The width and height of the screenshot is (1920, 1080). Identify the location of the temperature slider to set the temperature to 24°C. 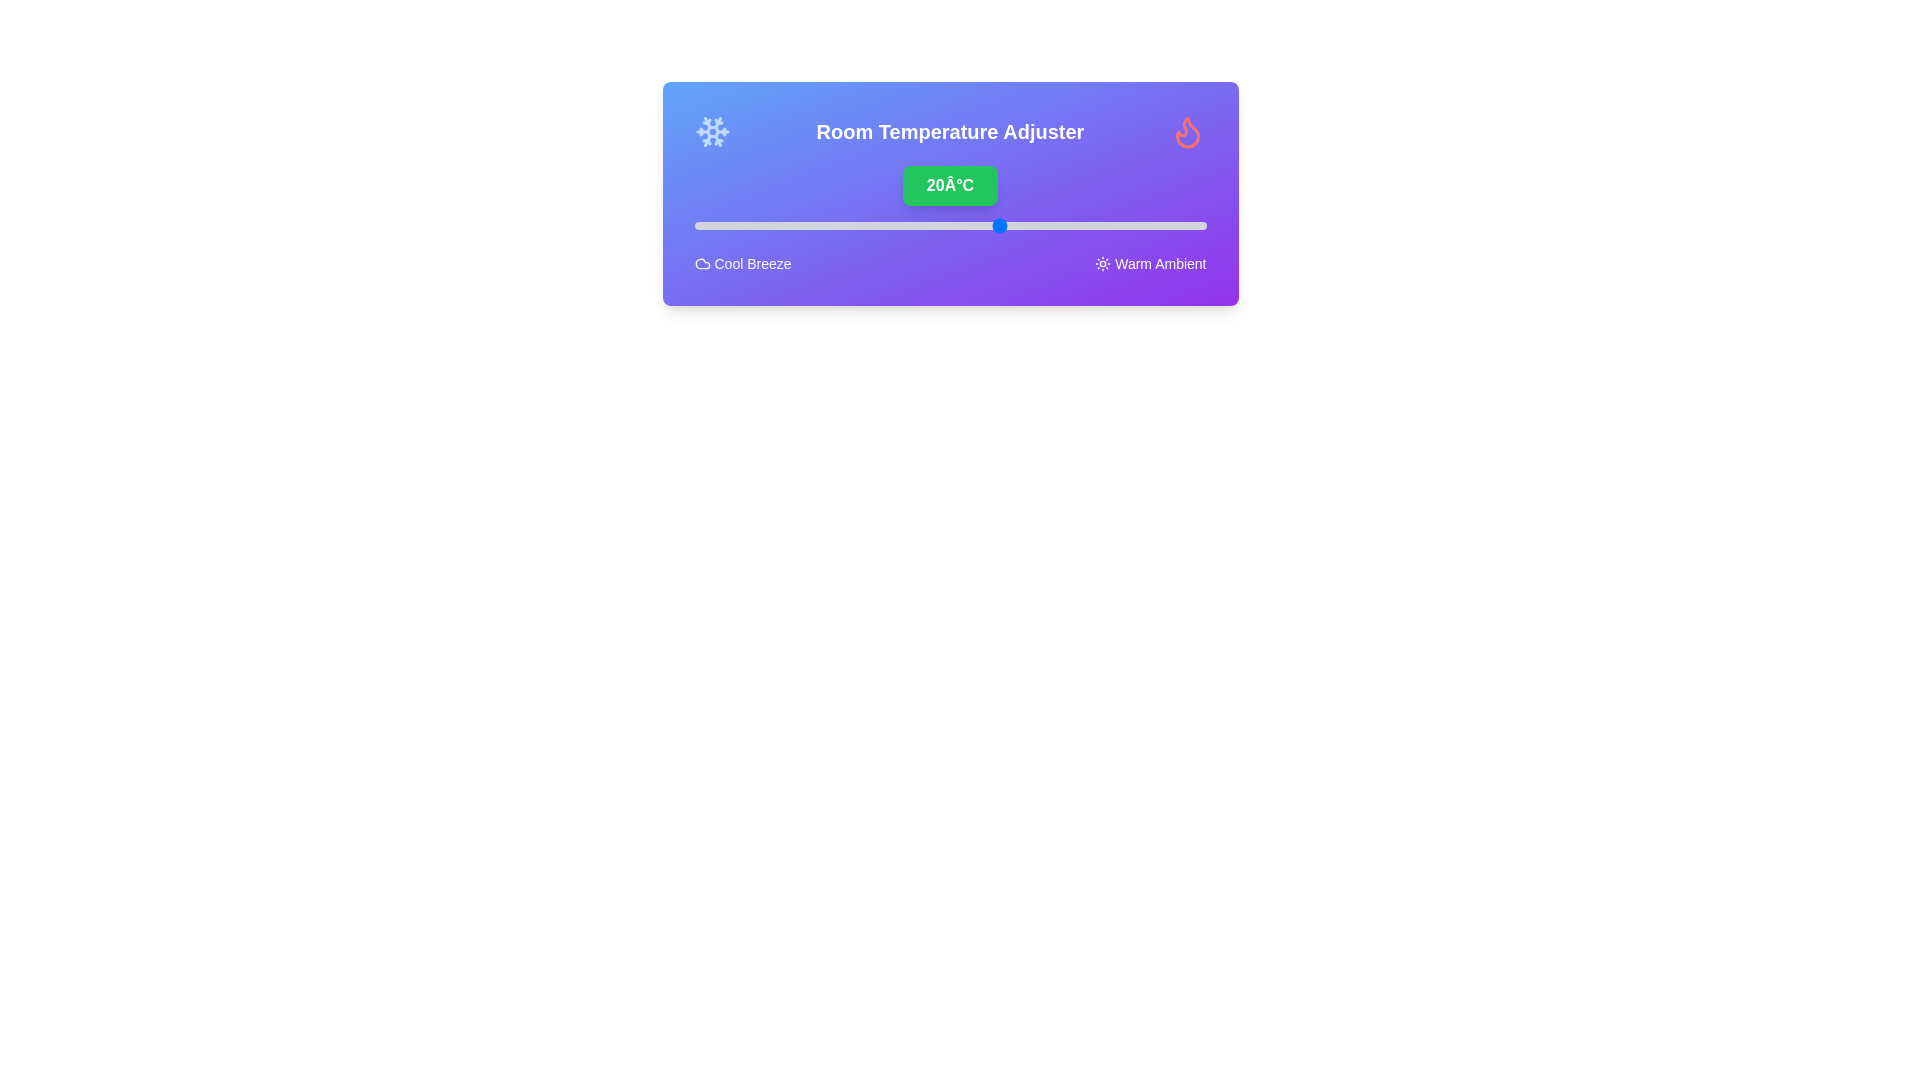
(1041, 225).